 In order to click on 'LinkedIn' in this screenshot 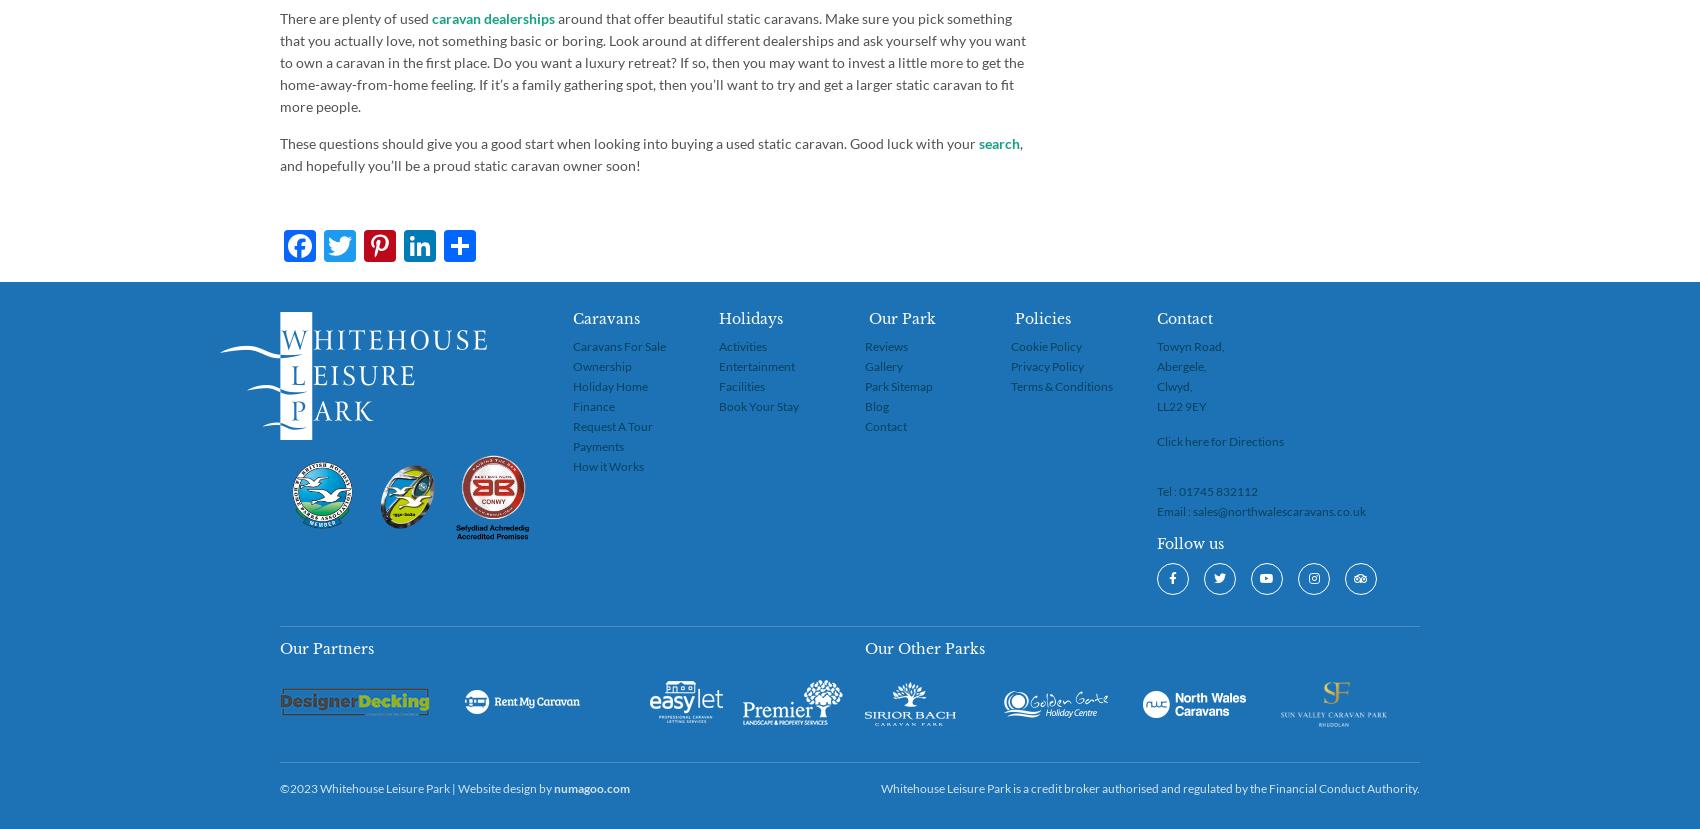, I will do `click(497, 245)`.